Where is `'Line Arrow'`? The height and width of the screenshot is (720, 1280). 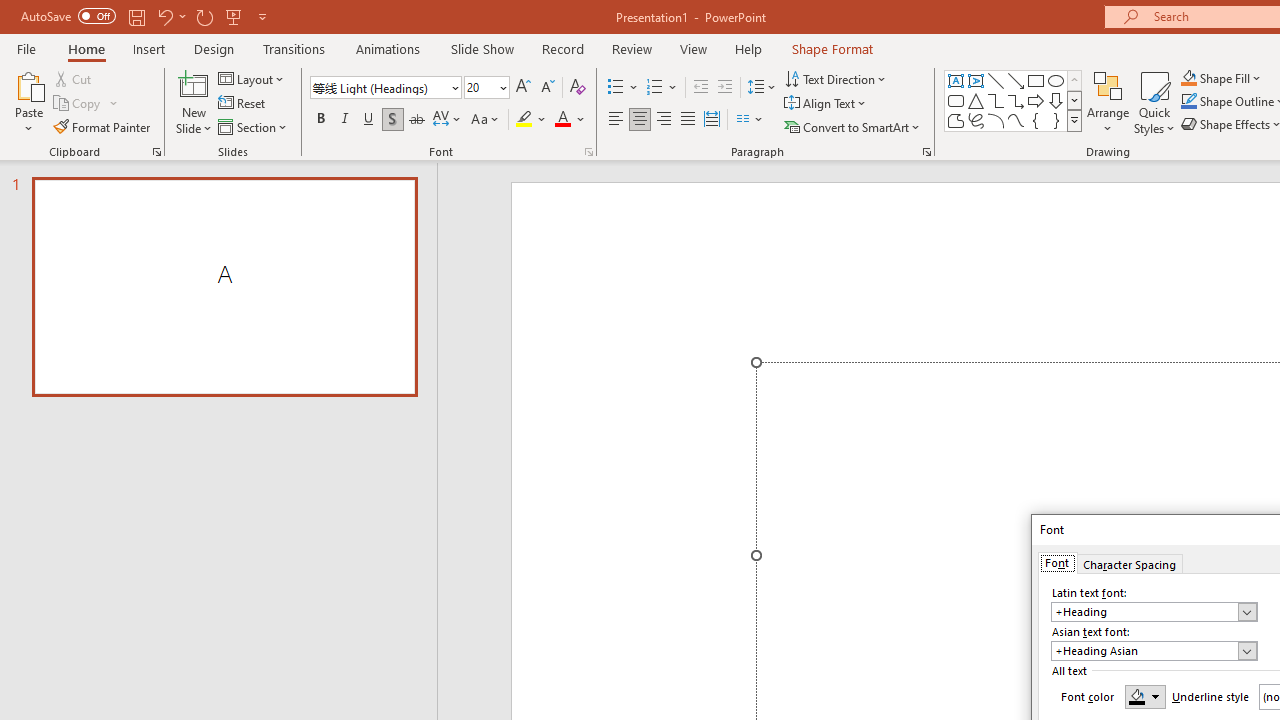
'Line Arrow' is located at coordinates (1016, 80).